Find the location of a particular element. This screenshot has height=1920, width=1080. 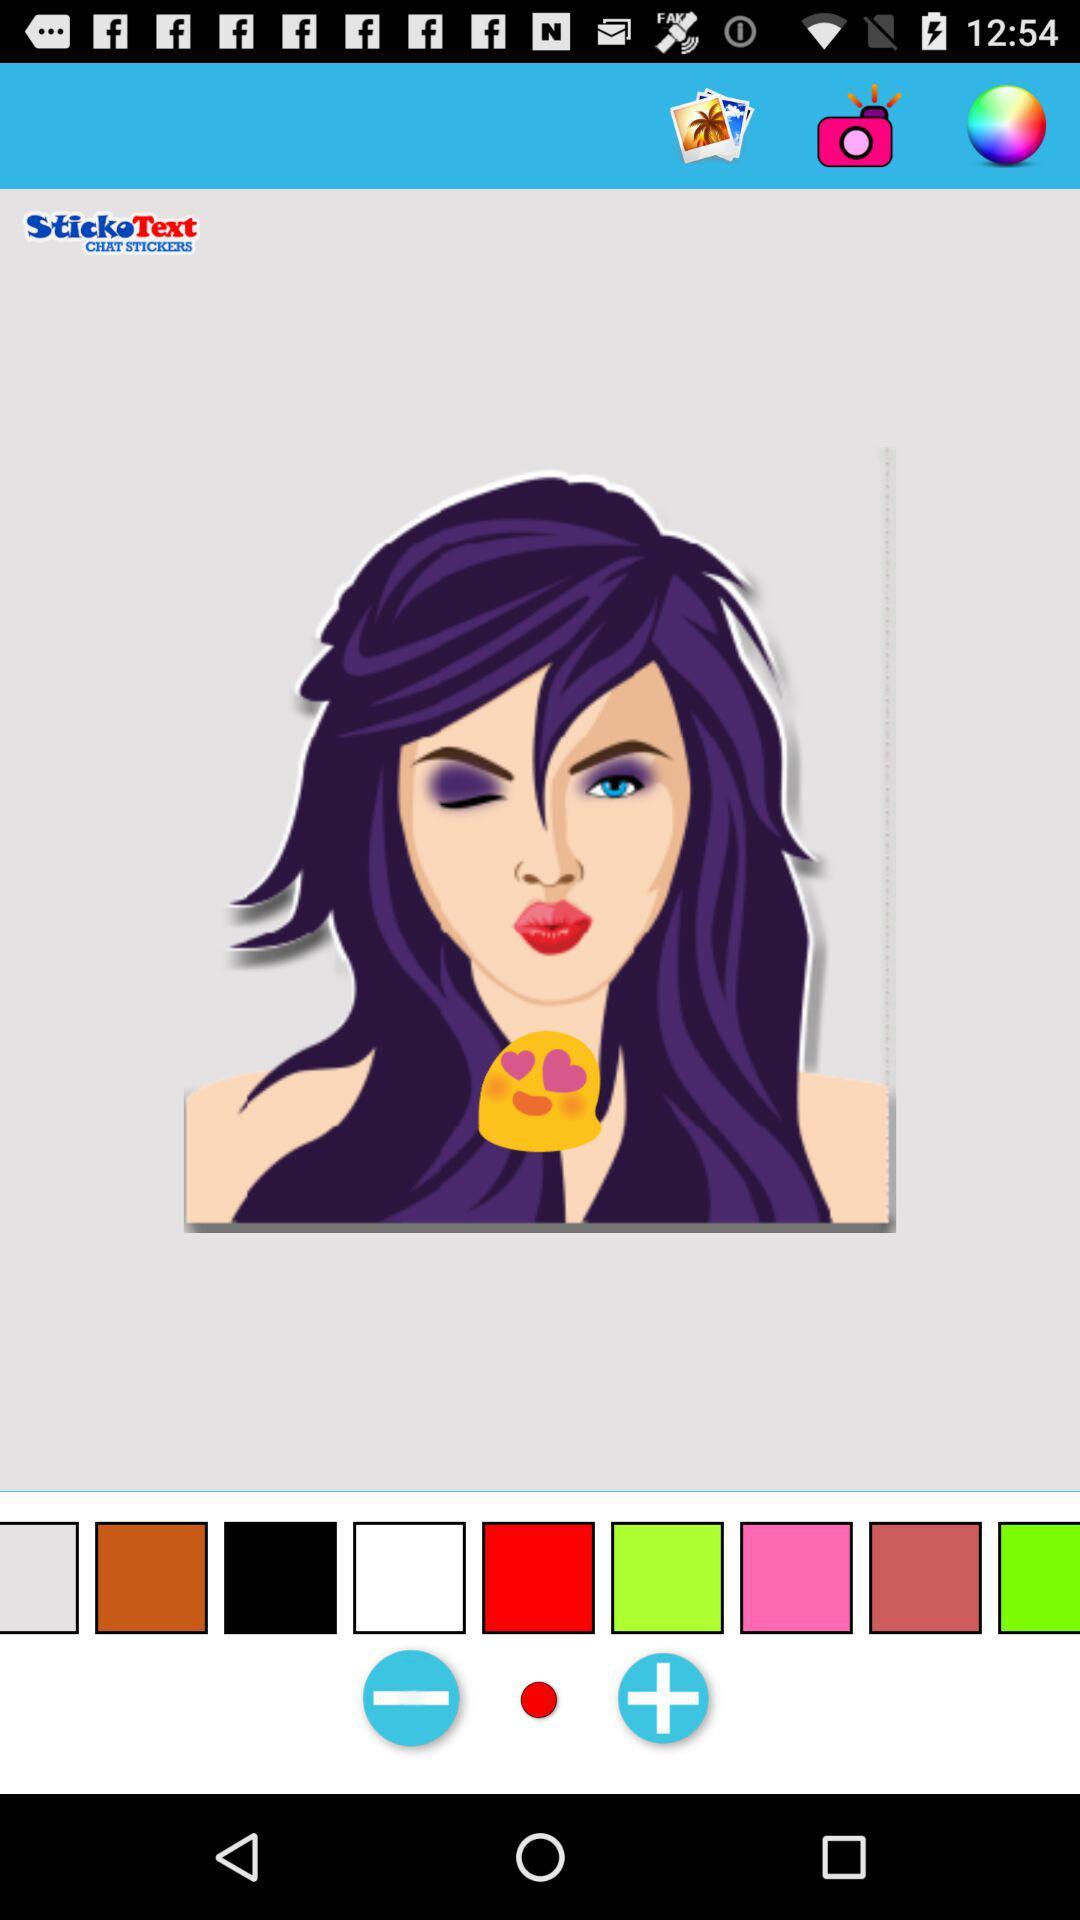

the add icon is located at coordinates (666, 1820).